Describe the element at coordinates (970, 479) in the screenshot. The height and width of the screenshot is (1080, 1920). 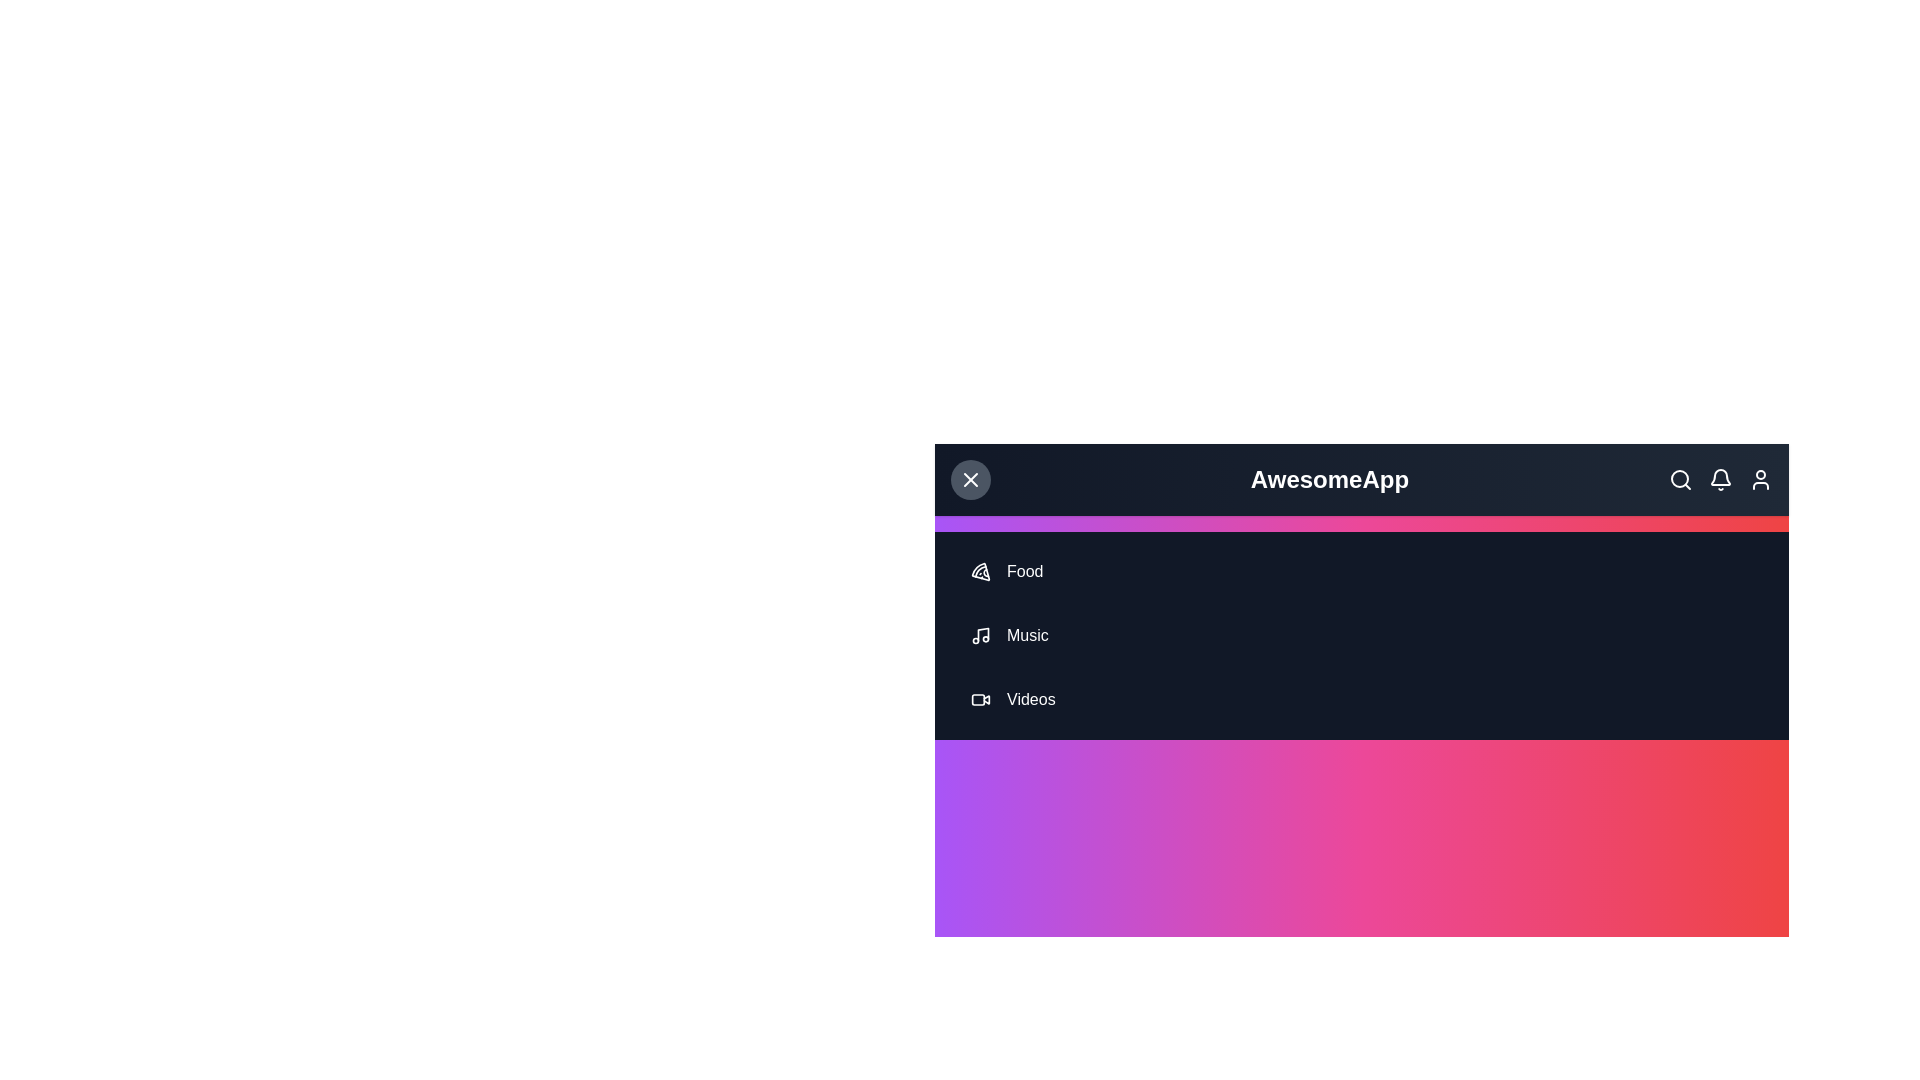
I see `the menu toggle button in the top-left corner to toggle the menu open or closed` at that location.